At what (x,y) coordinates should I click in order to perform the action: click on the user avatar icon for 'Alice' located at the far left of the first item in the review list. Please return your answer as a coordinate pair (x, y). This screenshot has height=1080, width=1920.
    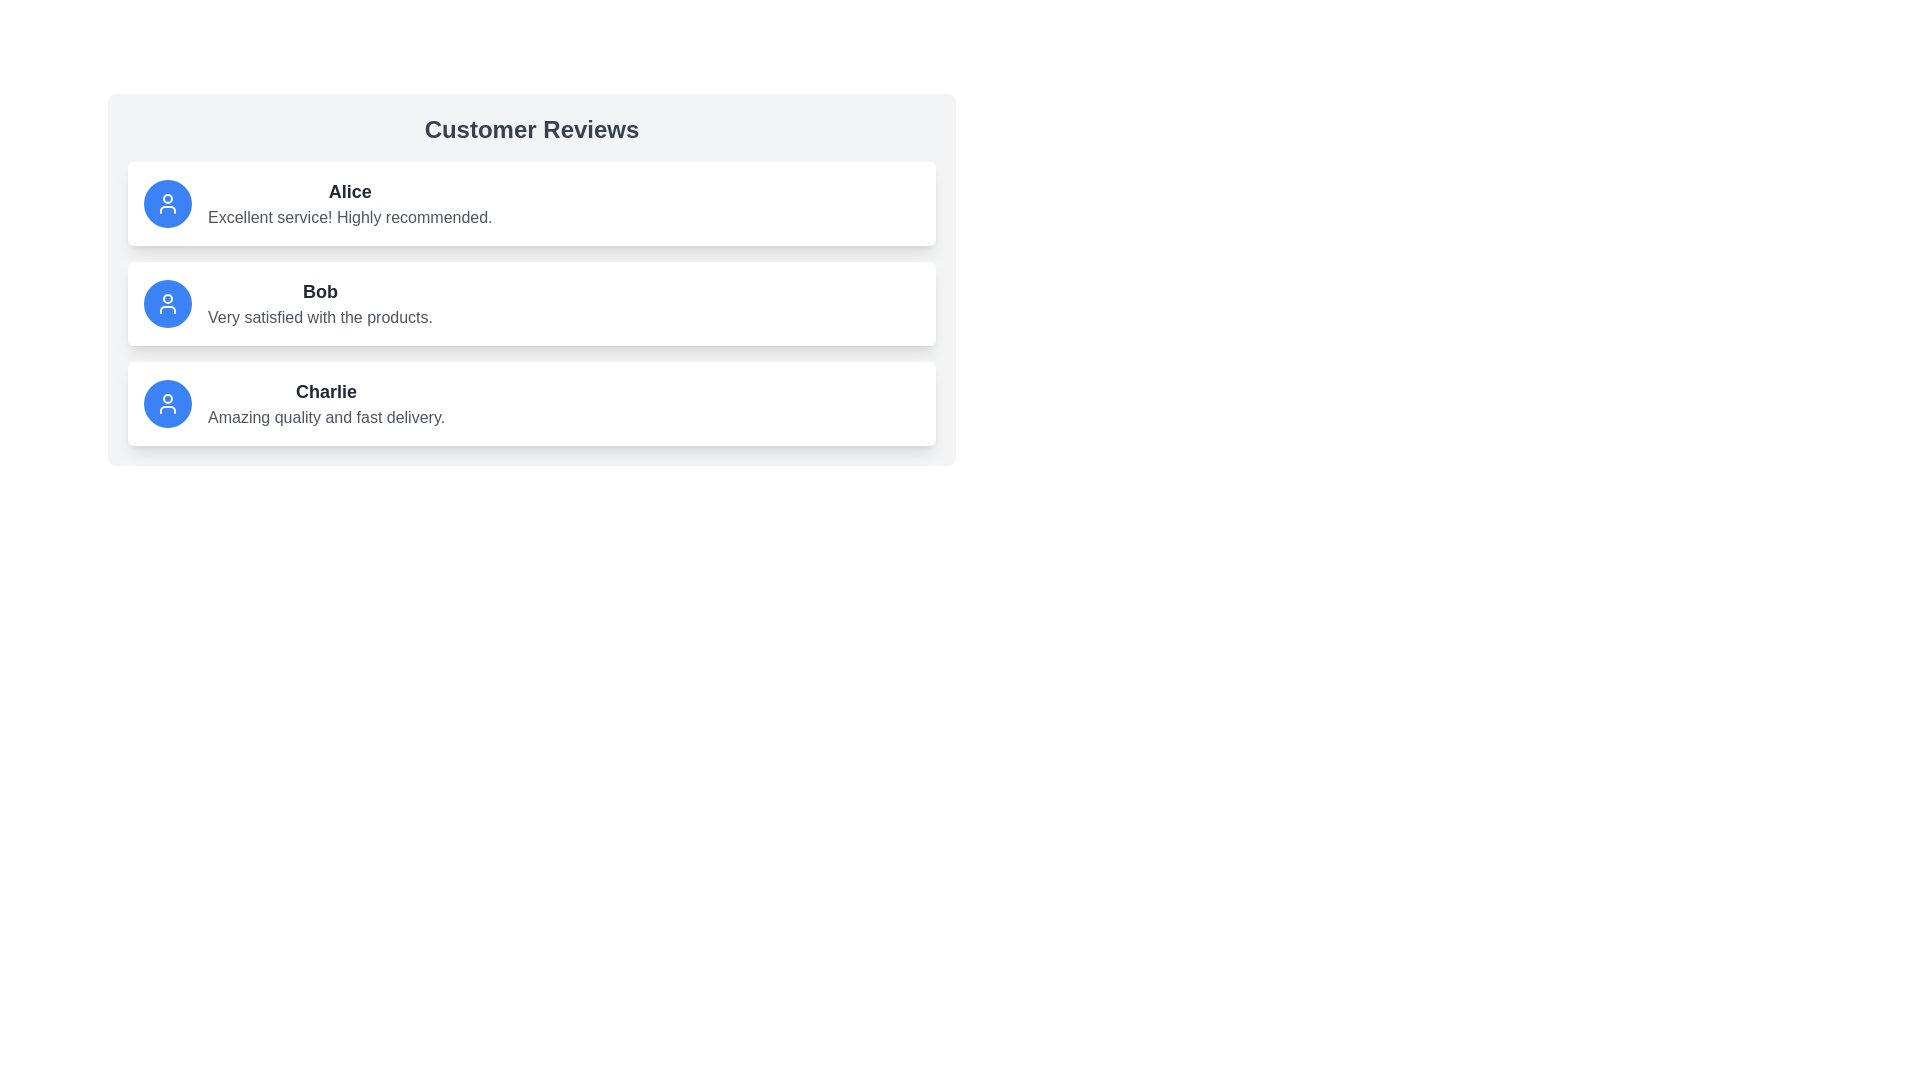
    Looking at the image, I should click on (168, 204).